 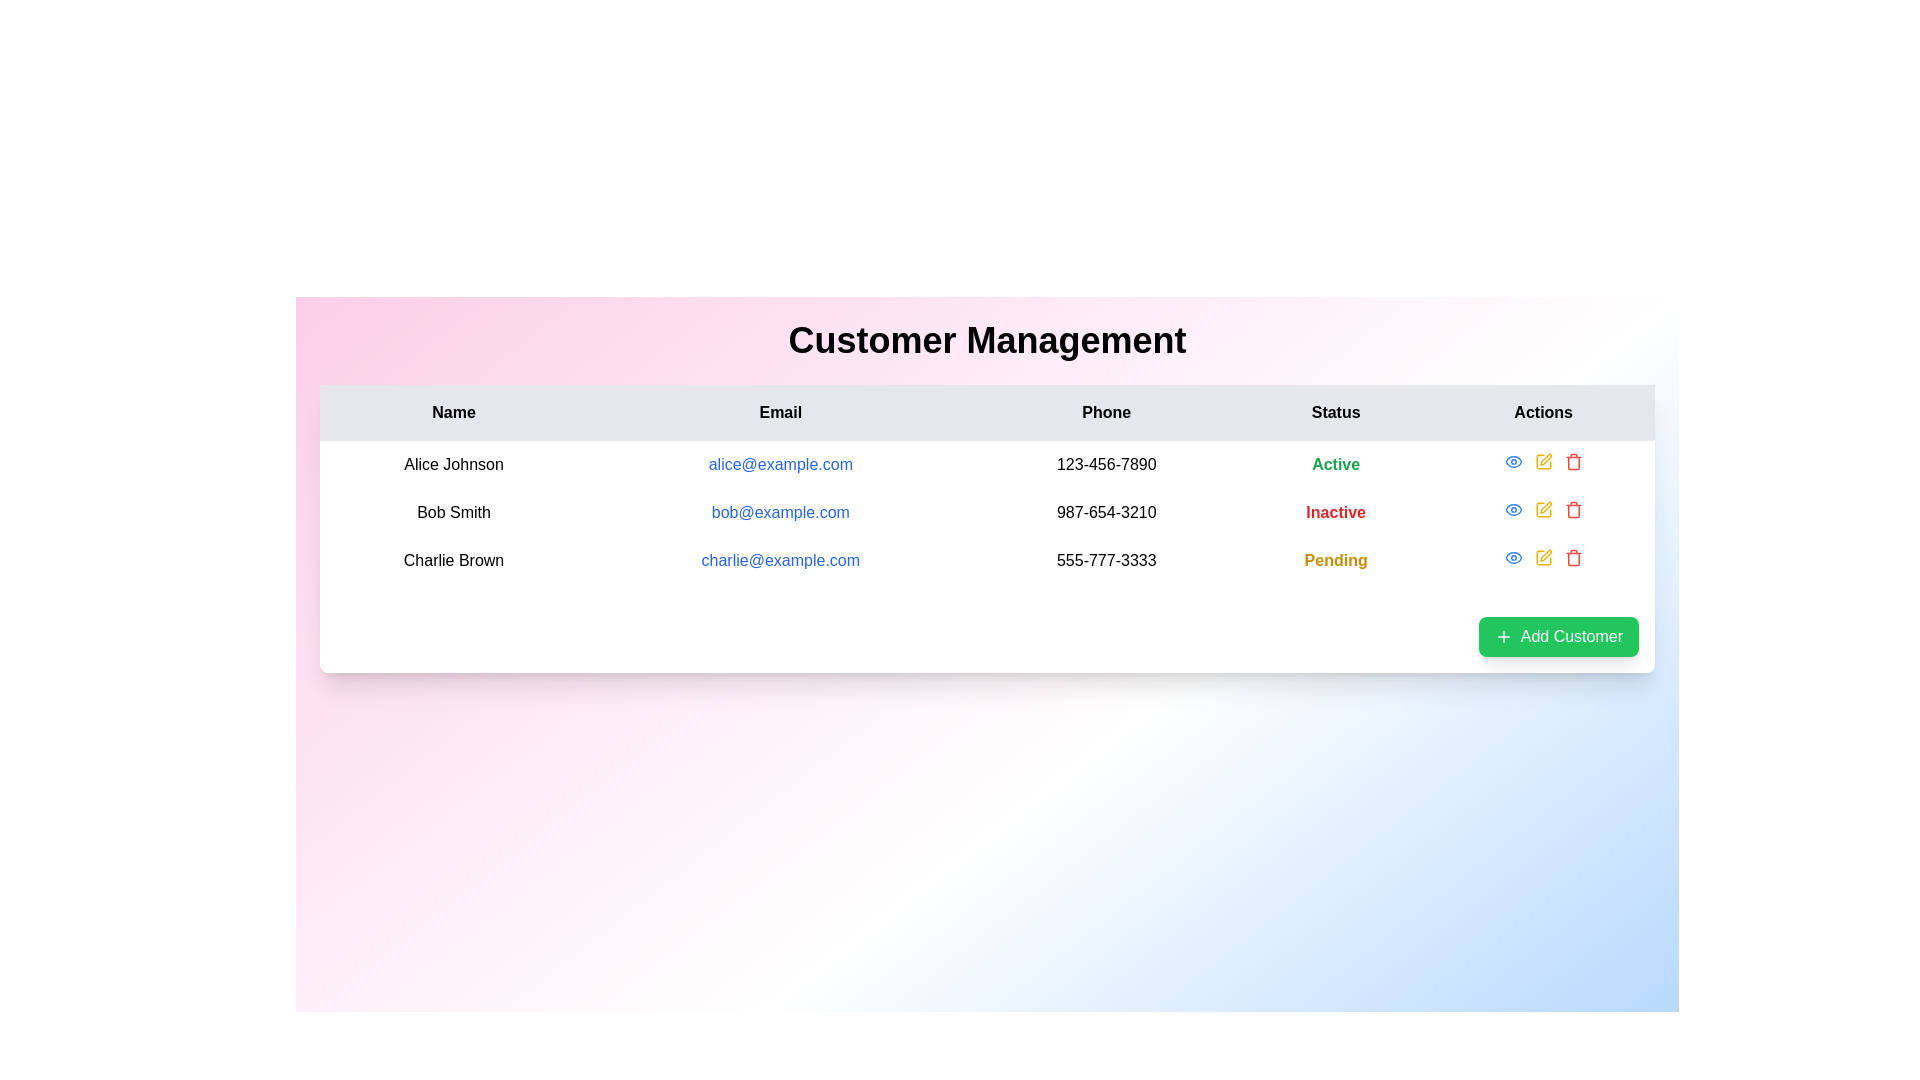 I want to click on the static text element displaying the contact phone number ('987-654-3210') for 'Bob Smith', located in the 'Phone' column of the row, to the right of the email field and to the left of the status field, so click(x=1105, y=512).